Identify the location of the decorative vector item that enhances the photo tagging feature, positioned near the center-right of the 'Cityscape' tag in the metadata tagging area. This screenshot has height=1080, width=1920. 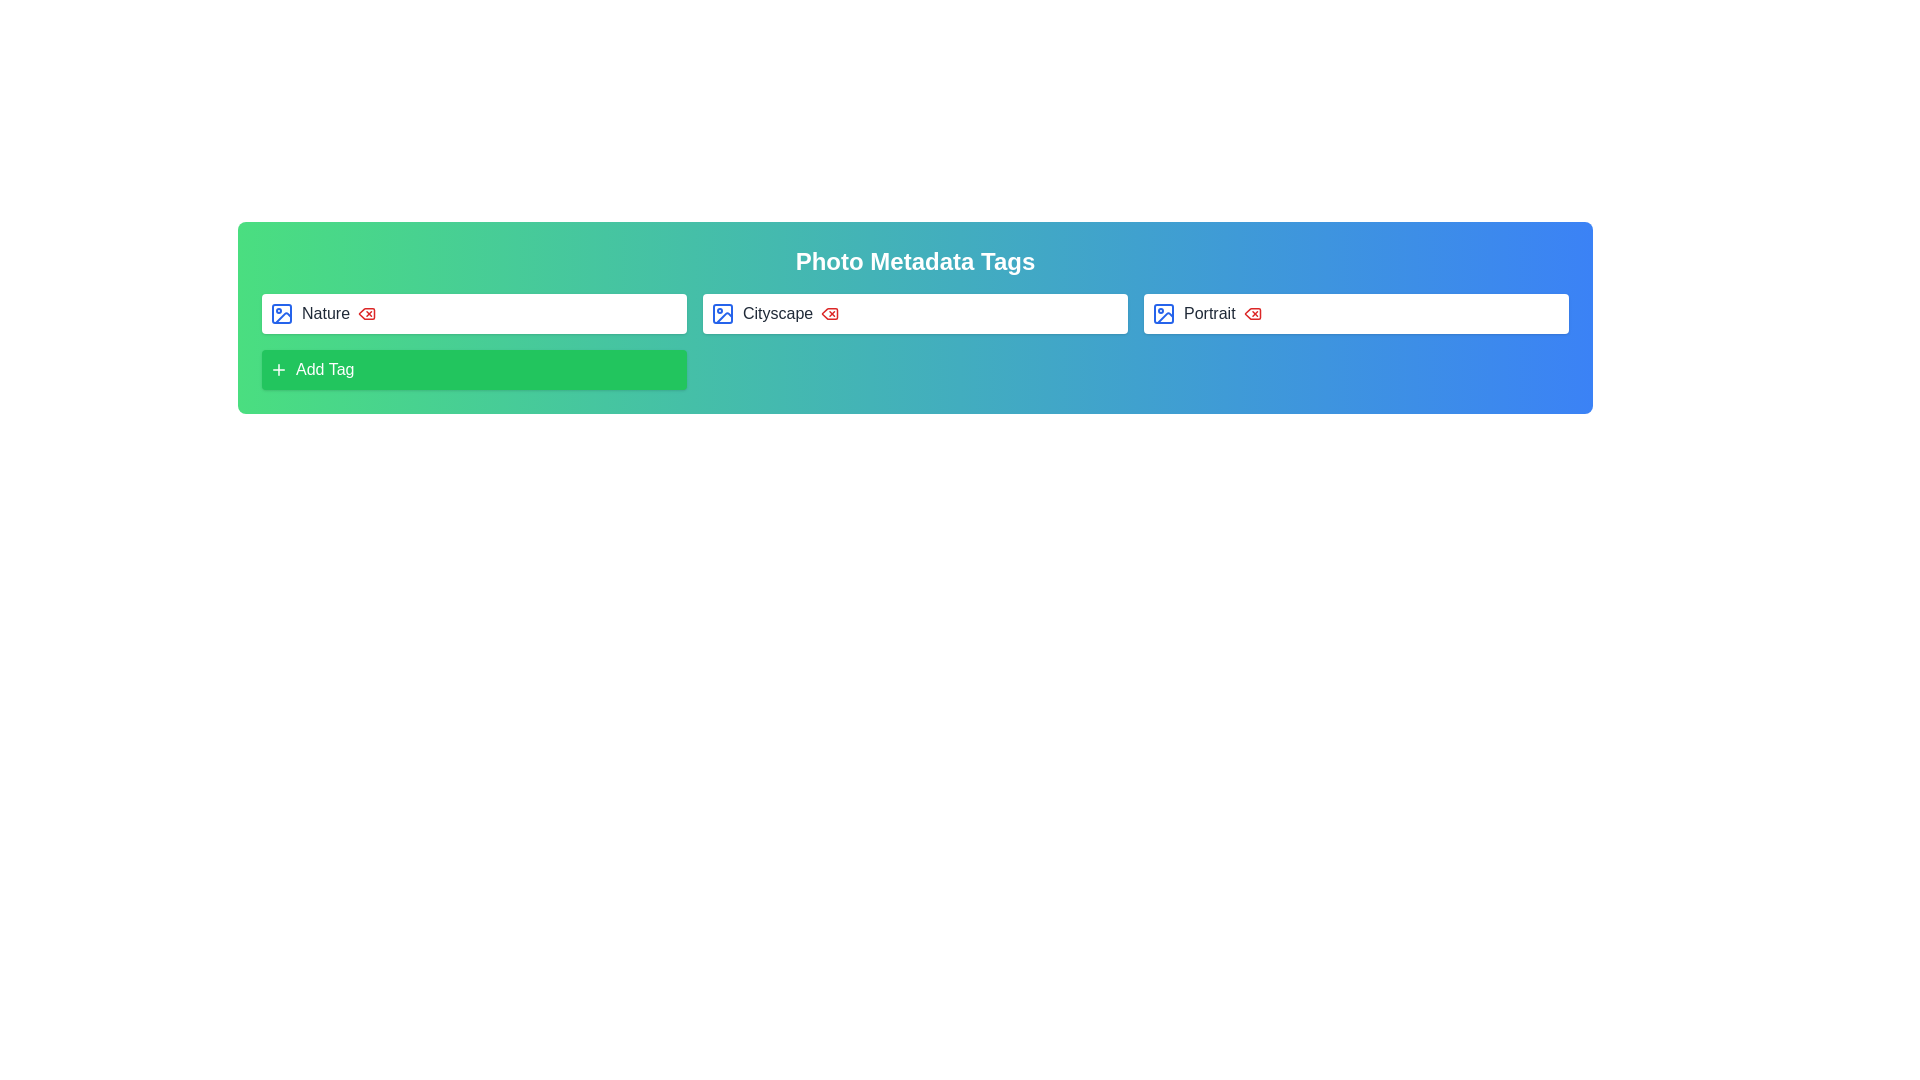
(723, 317).